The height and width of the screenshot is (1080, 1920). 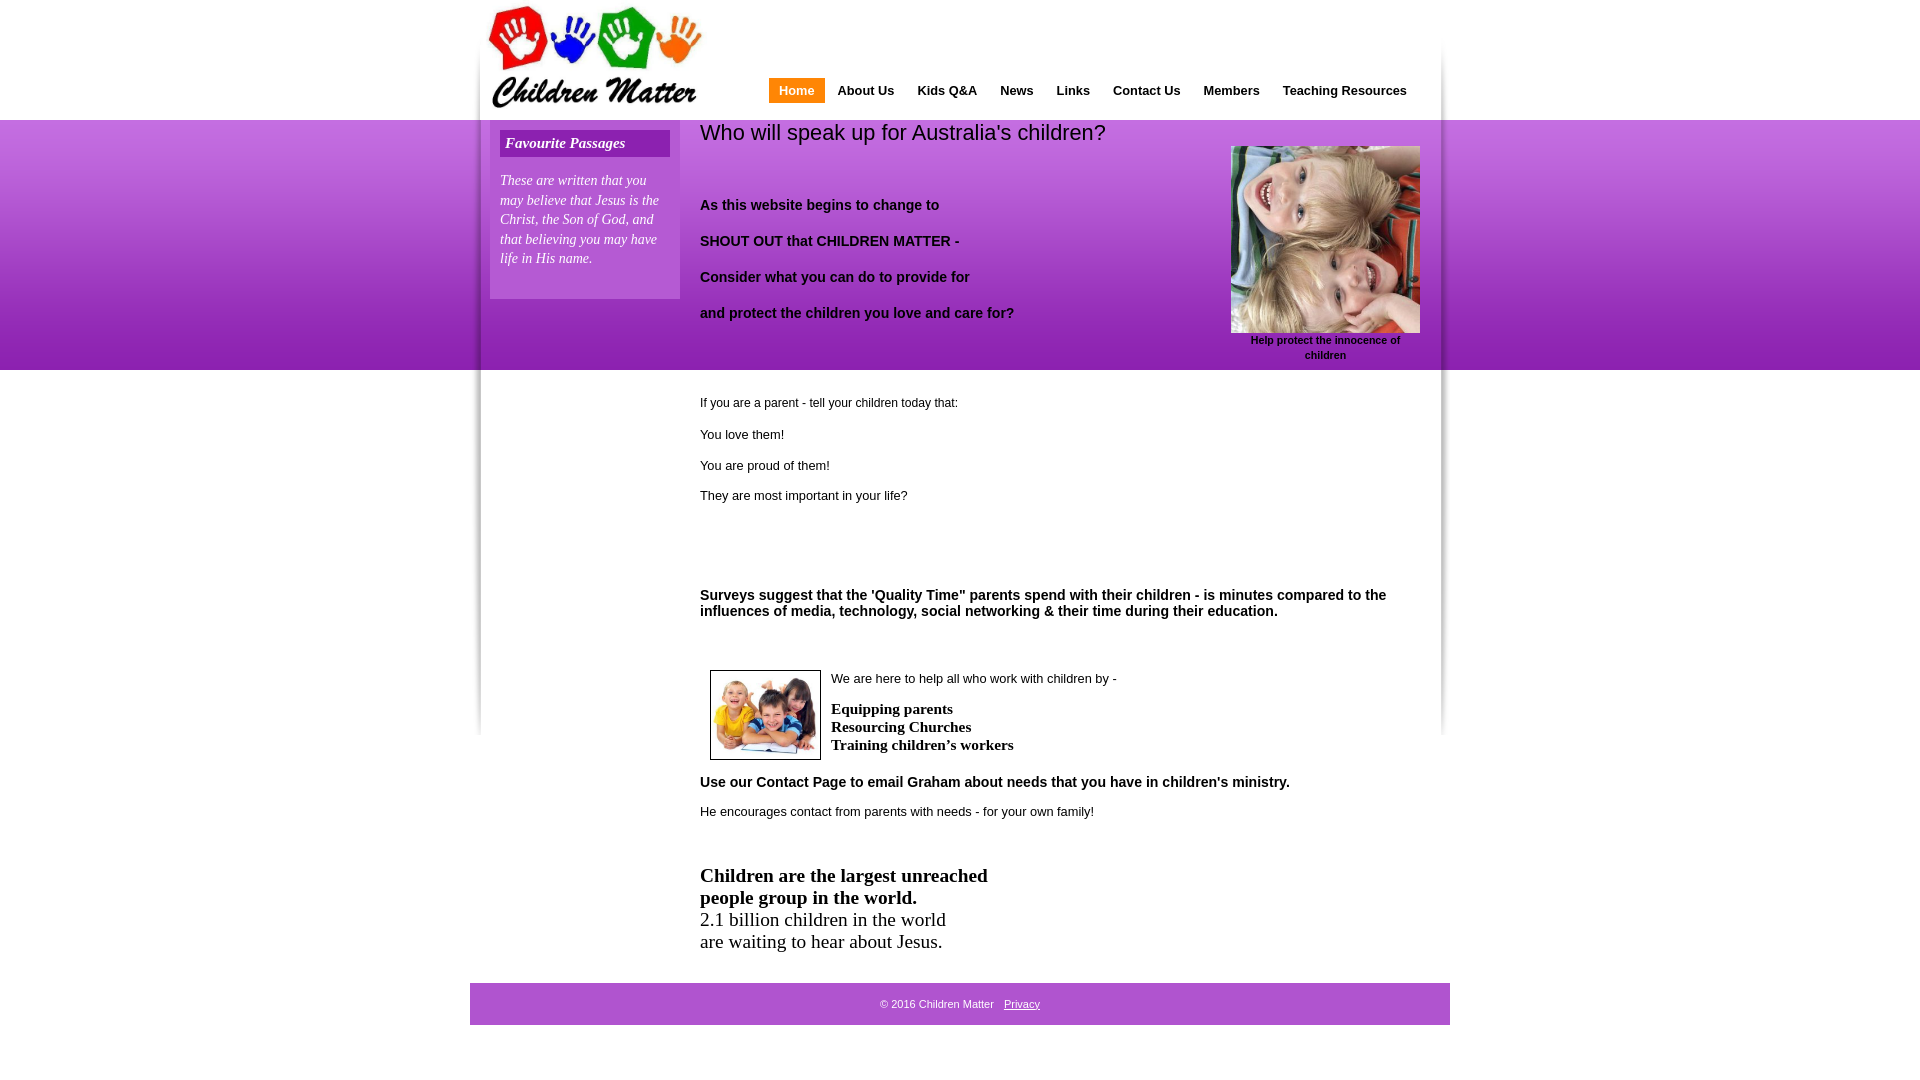 I want to click on 'About Us', so click(x=866, y=90).